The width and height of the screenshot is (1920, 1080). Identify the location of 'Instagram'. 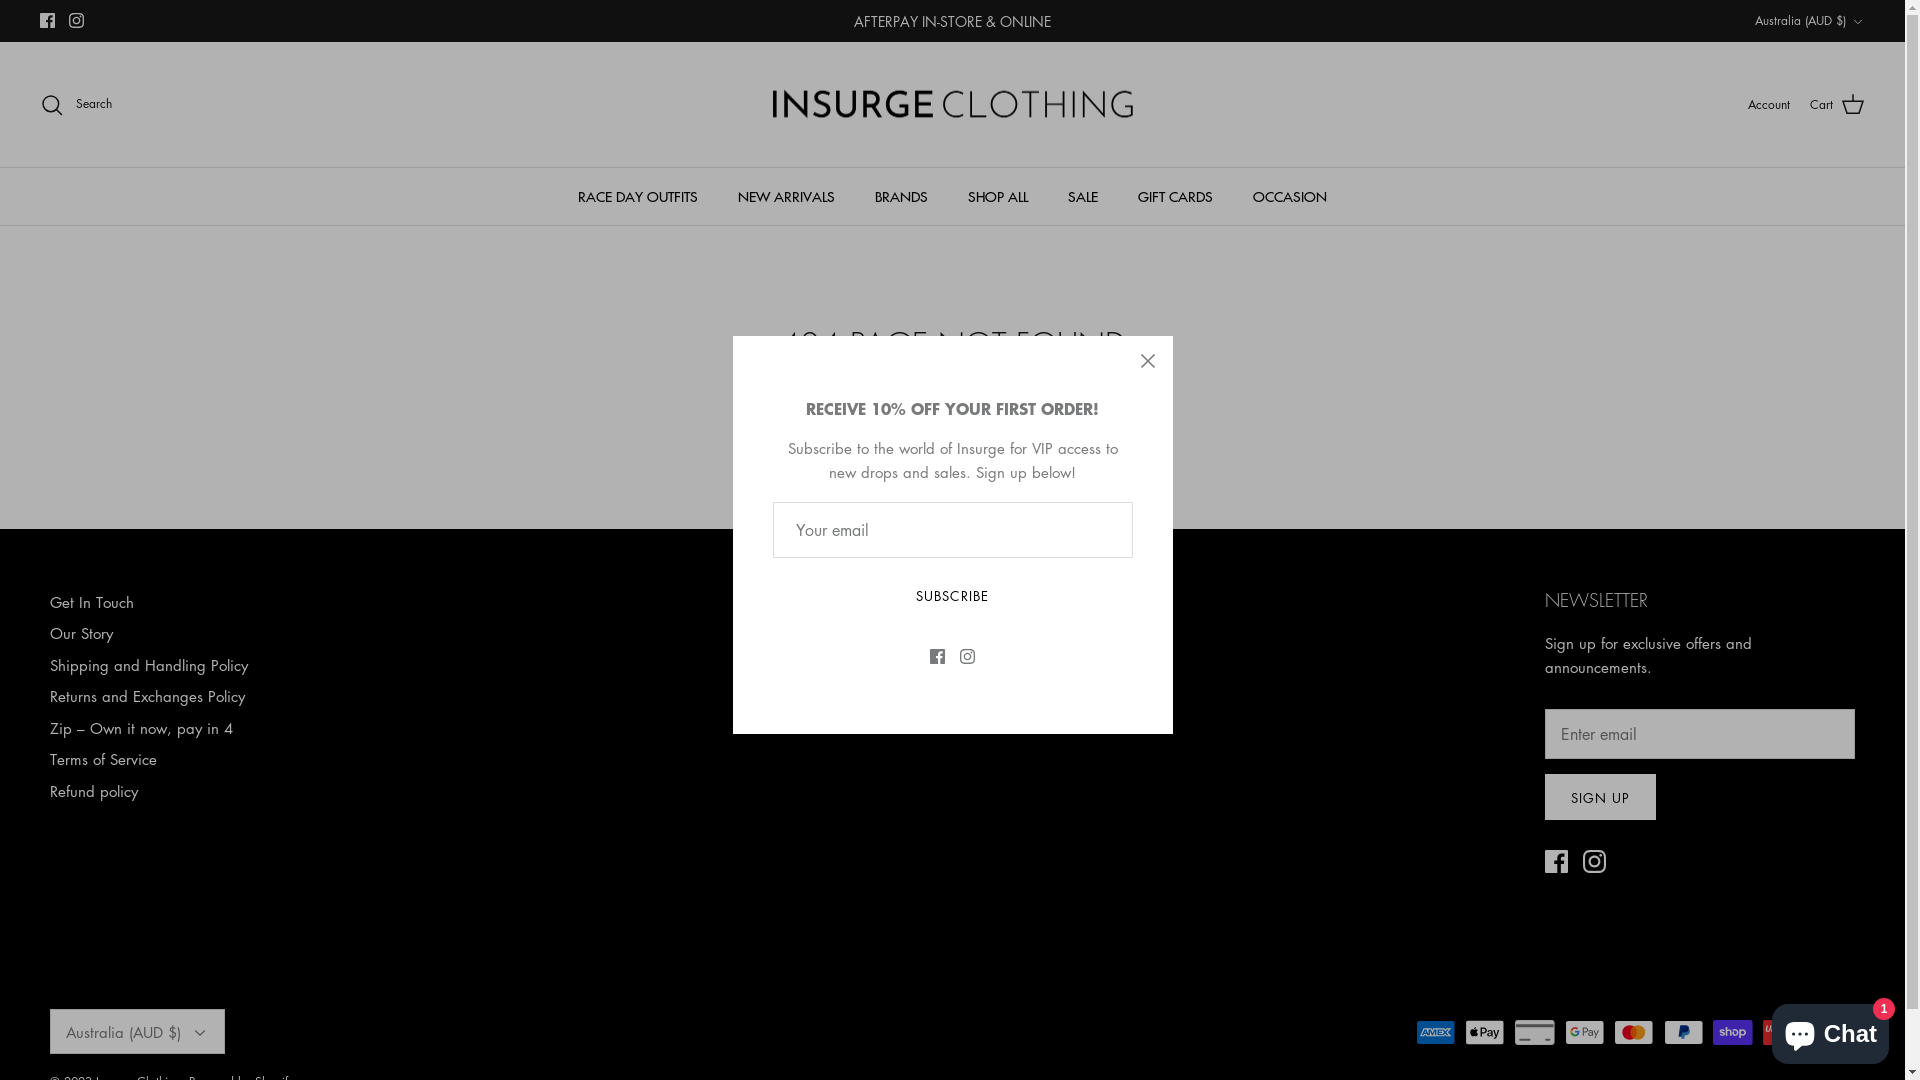
(76, 20).